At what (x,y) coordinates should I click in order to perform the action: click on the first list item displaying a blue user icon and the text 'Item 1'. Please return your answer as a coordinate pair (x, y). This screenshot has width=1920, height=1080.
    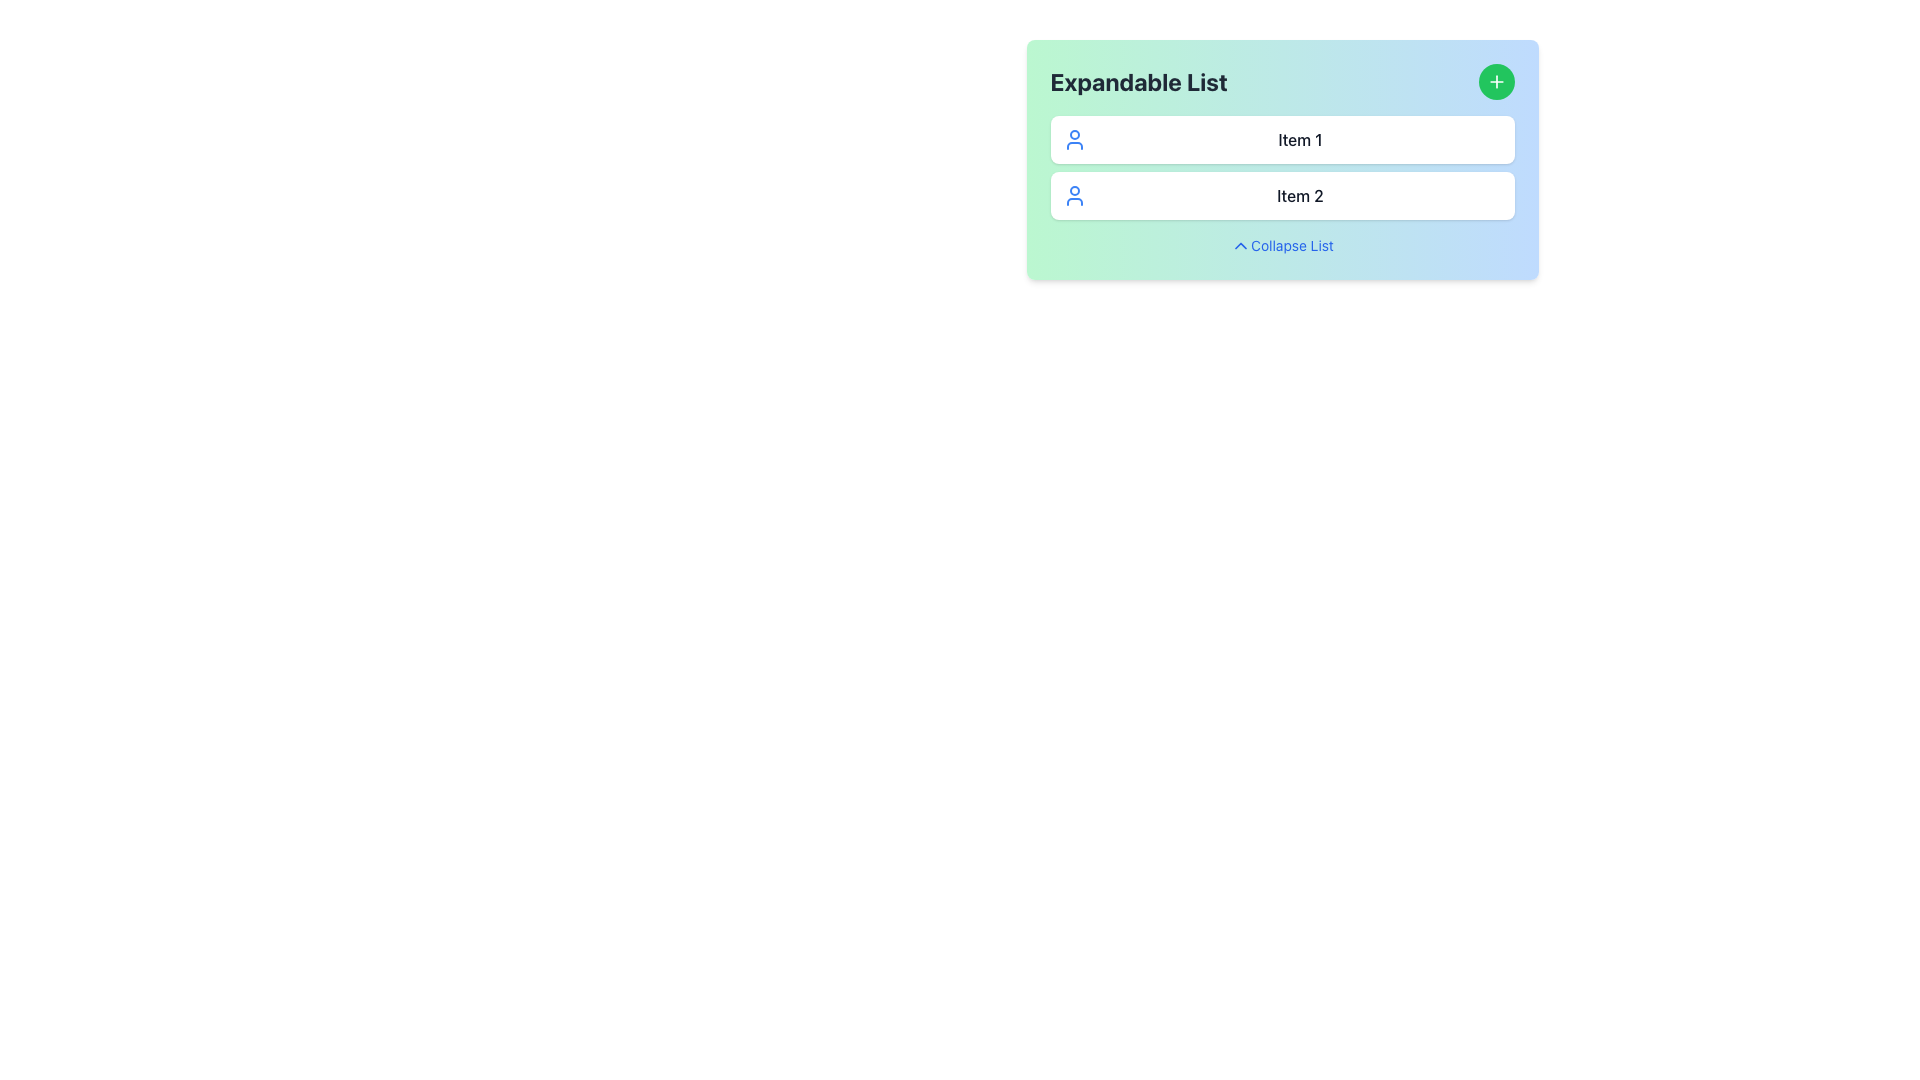
    Looking at the image, I should click on (1282, 138).